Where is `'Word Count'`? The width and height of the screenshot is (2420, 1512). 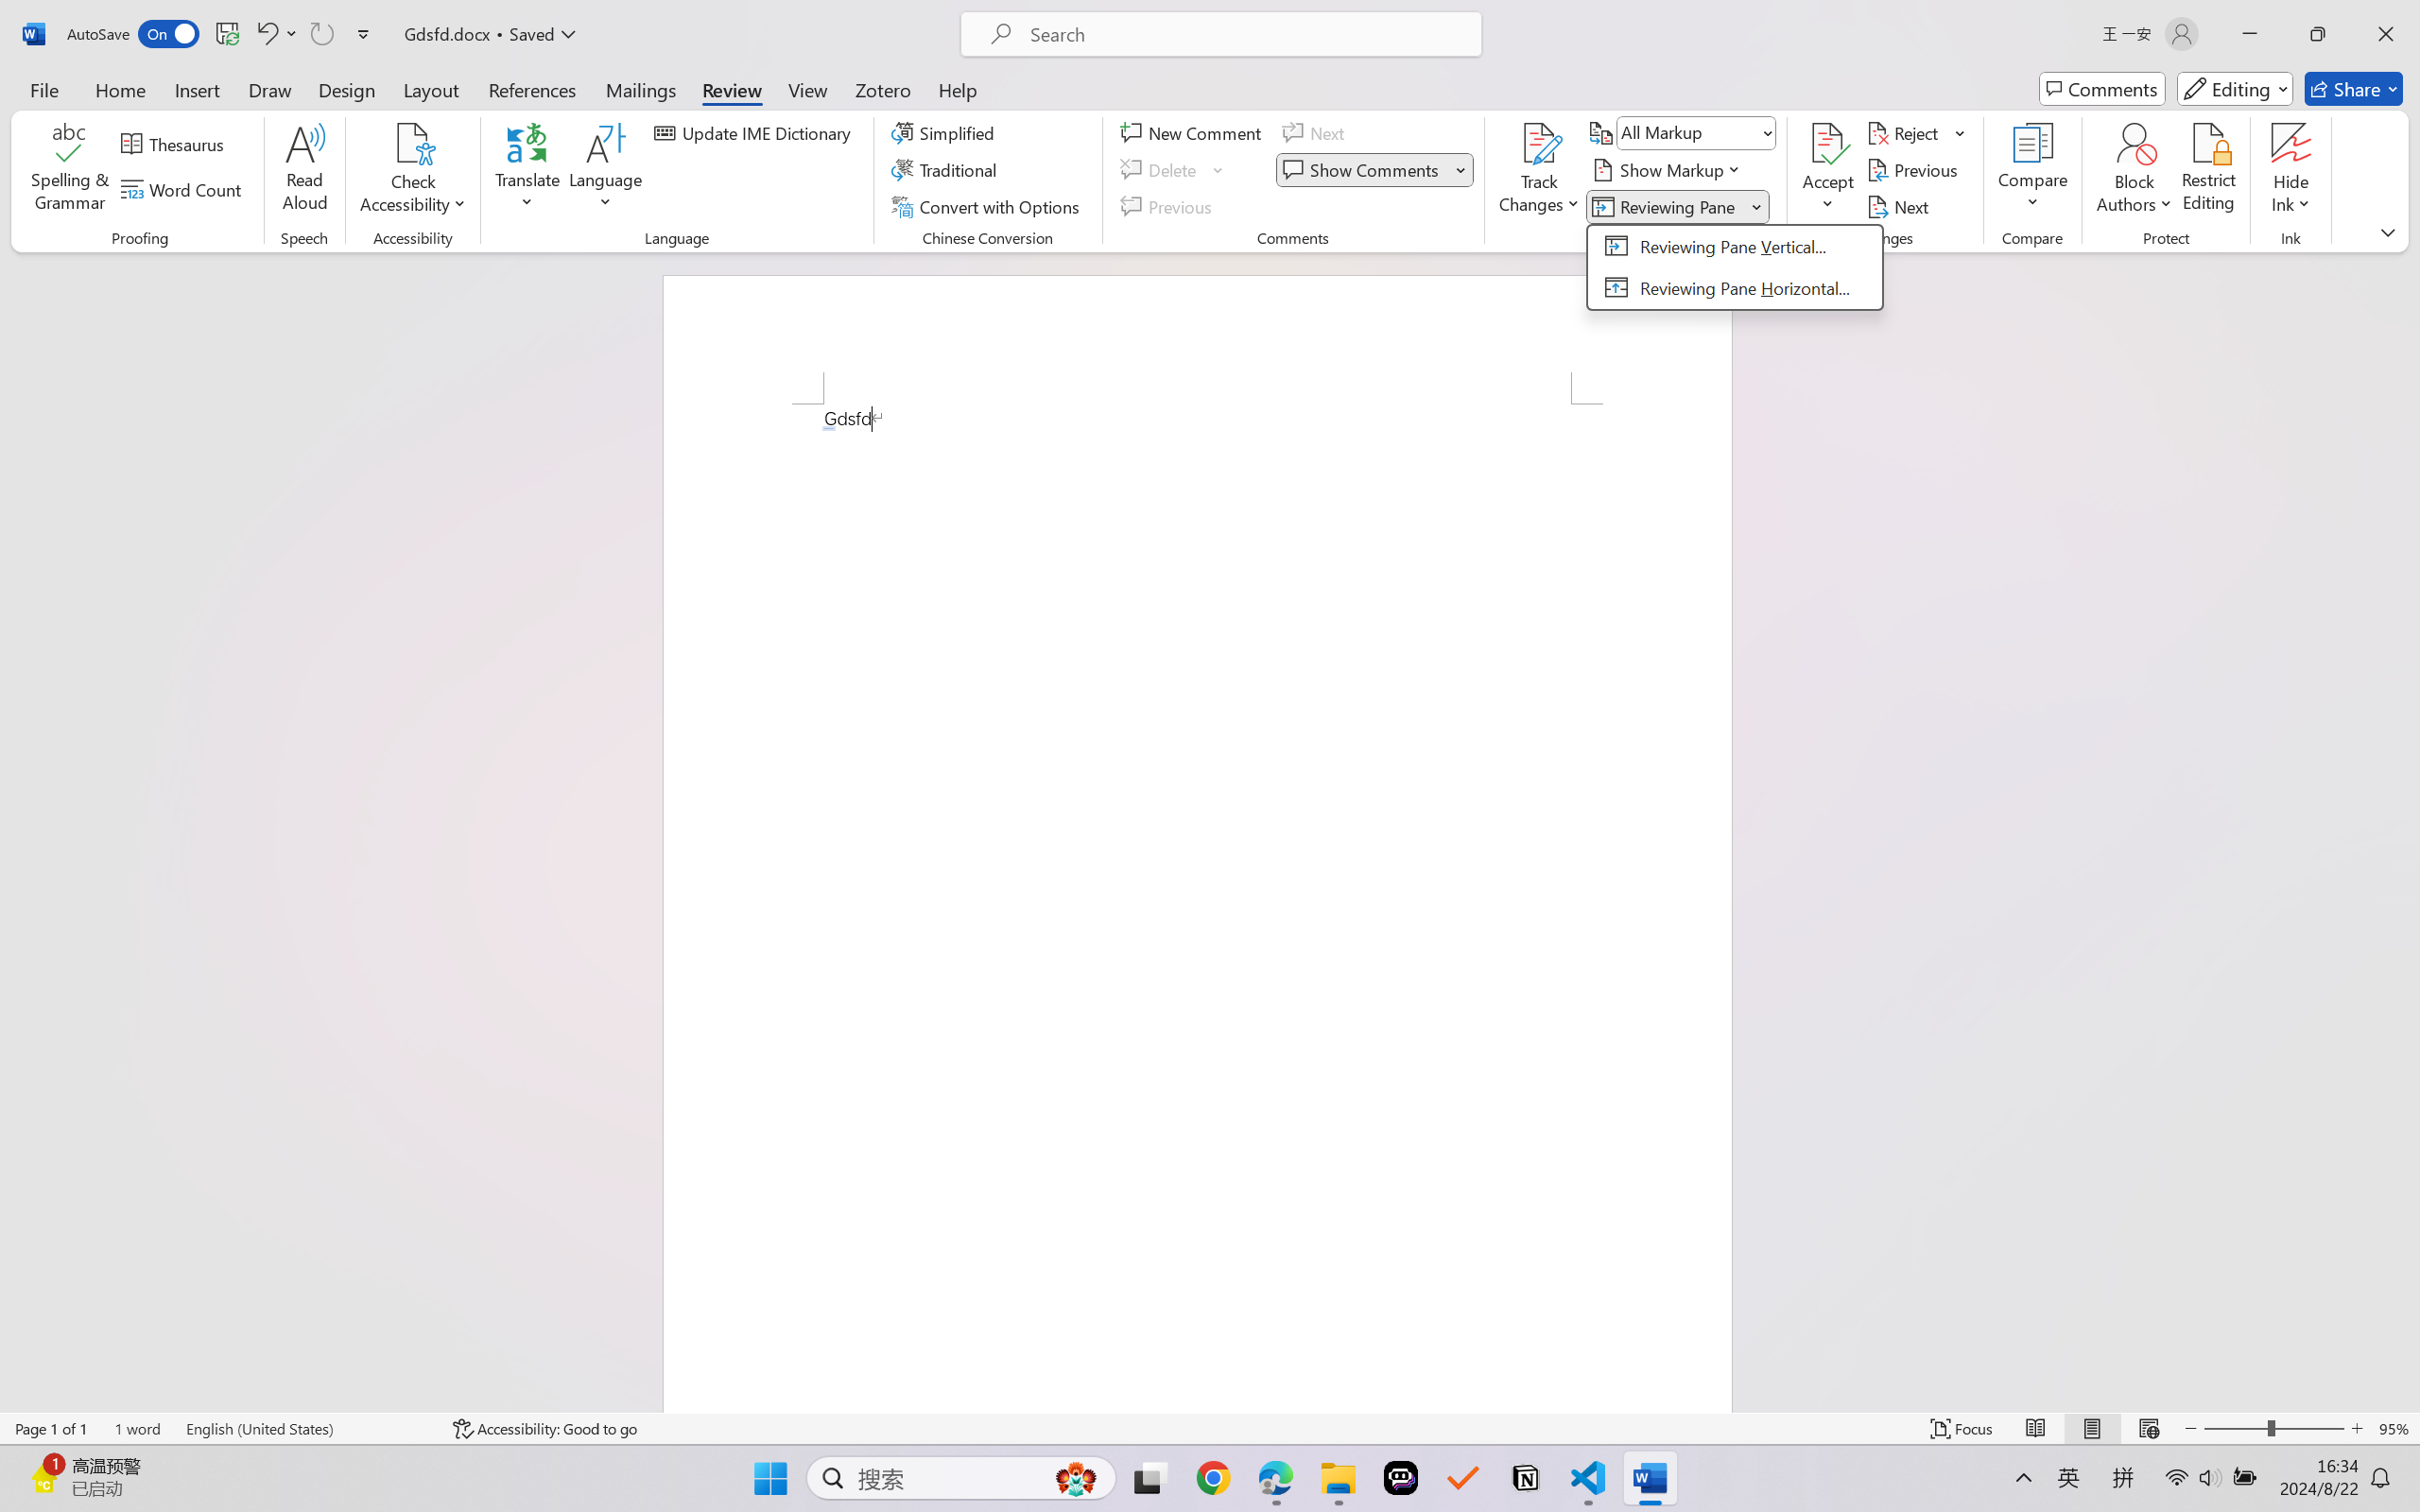
'Word Count' is located at coordinates (183, 188).